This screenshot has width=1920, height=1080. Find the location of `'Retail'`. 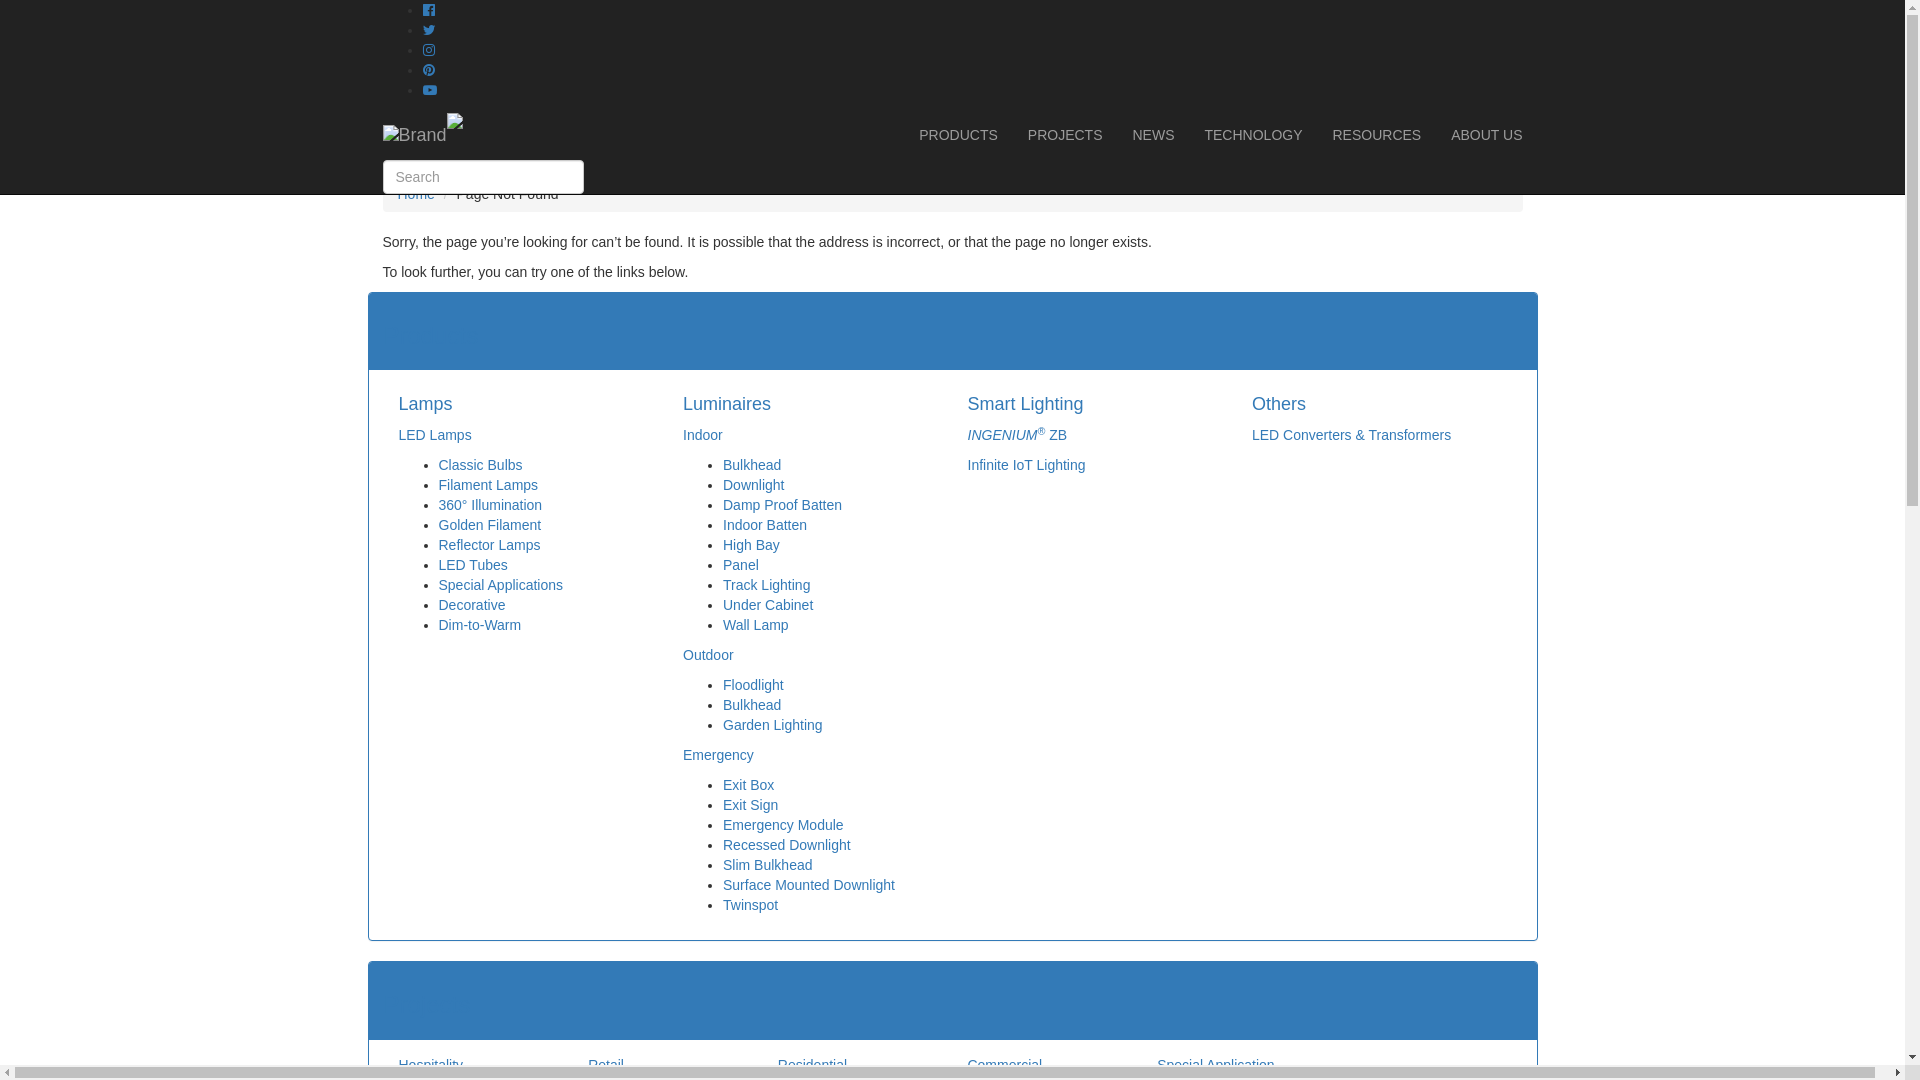

'Retail' is located at coordinates (604, 1063).